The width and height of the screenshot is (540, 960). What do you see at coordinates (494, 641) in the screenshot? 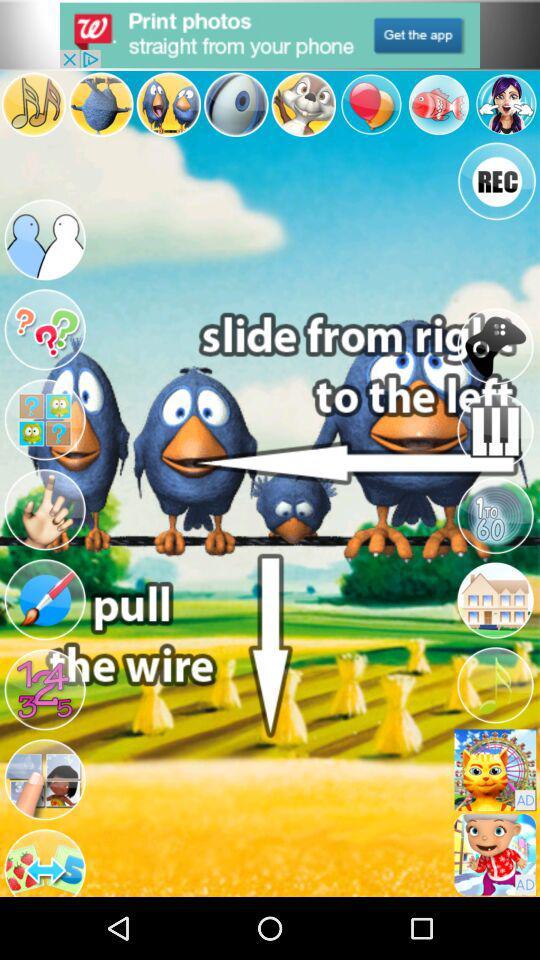
I see `the home icon` at bounding box center [494, 641].